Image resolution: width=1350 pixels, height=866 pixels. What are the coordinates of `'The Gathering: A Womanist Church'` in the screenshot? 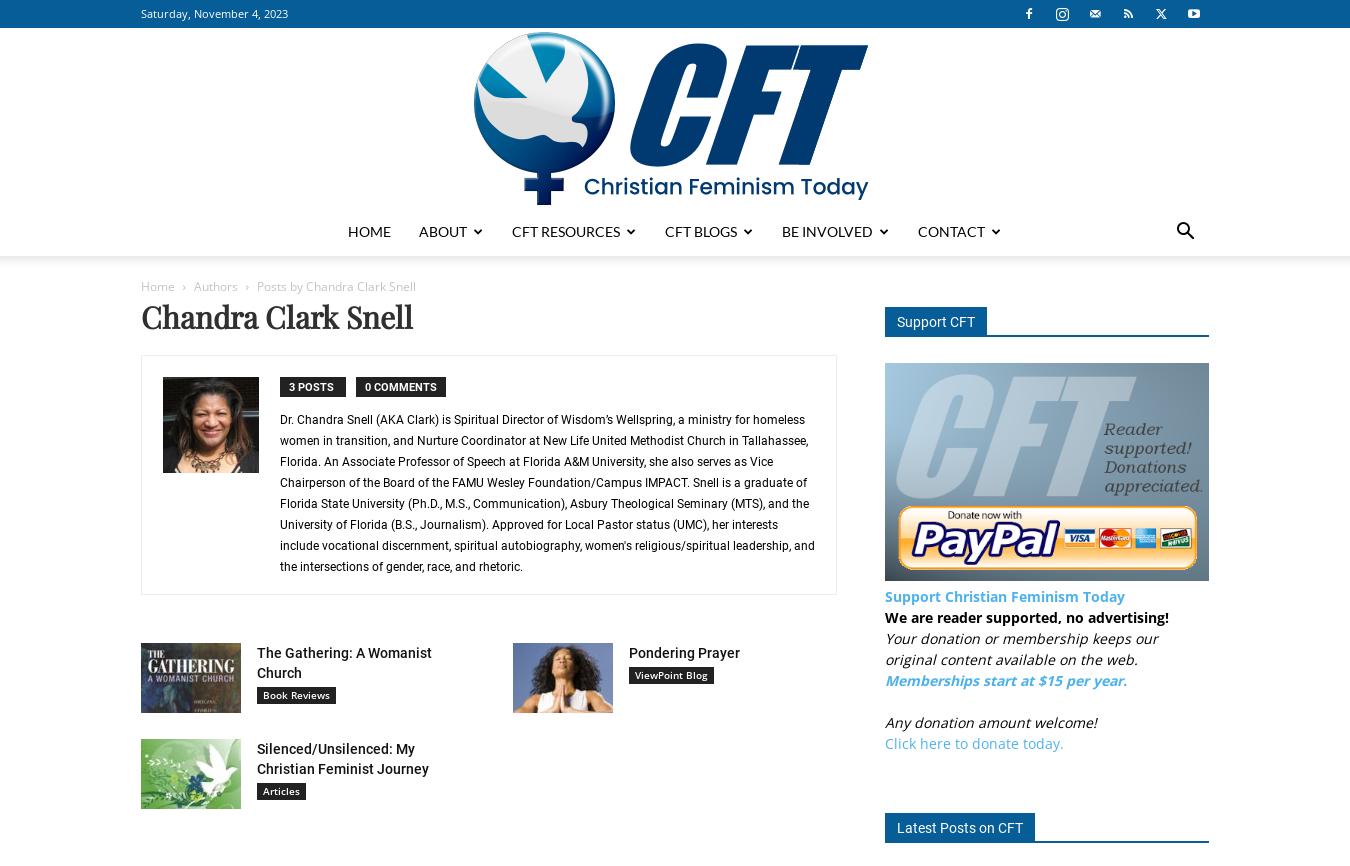 It's located at (344, 662).